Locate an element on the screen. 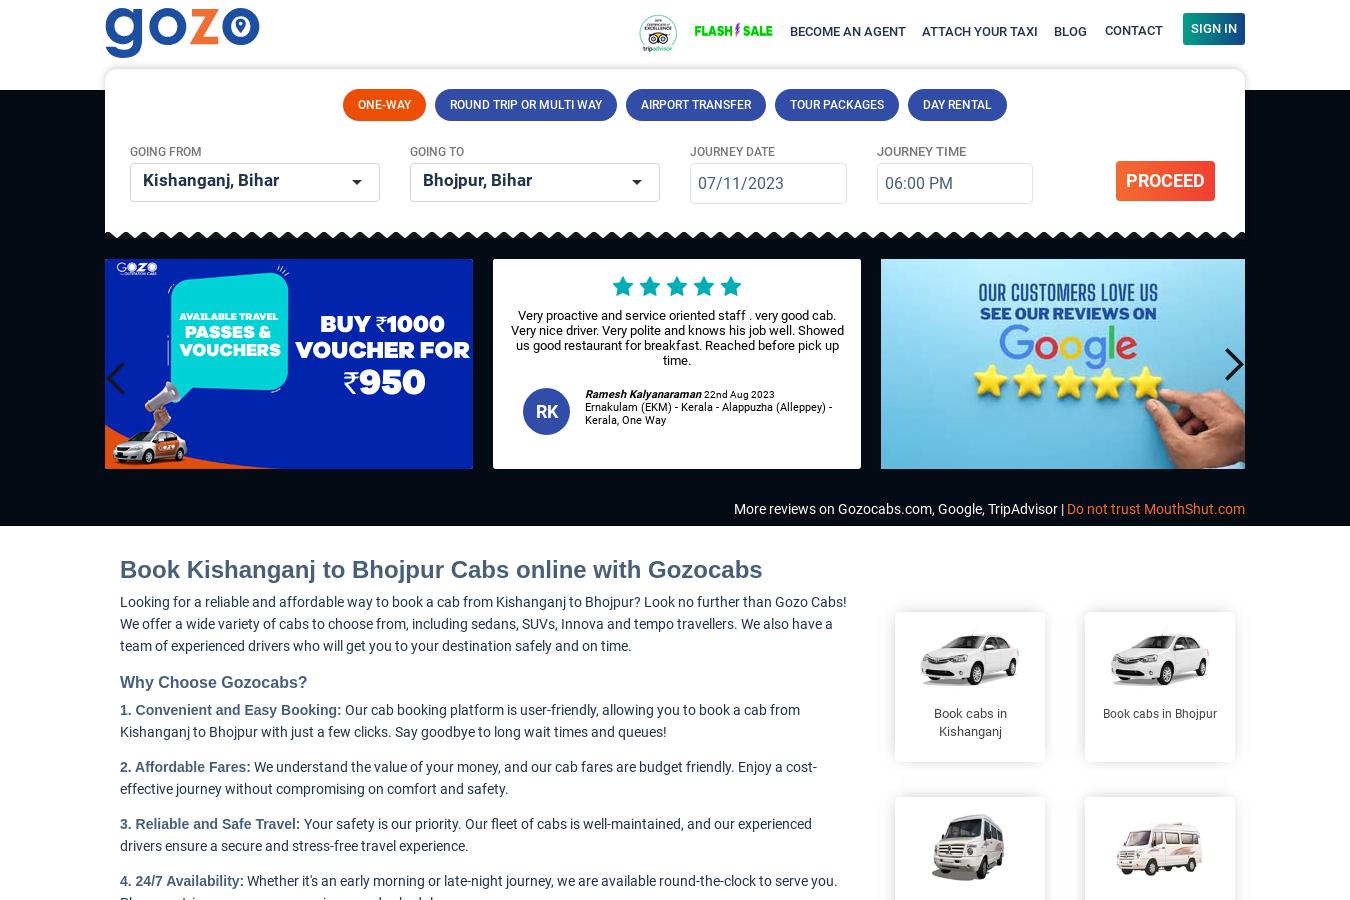 The width and height of the screenshot is (1350, 900). '4. 24/7 Availability:' is located at coordinates (181, 881).